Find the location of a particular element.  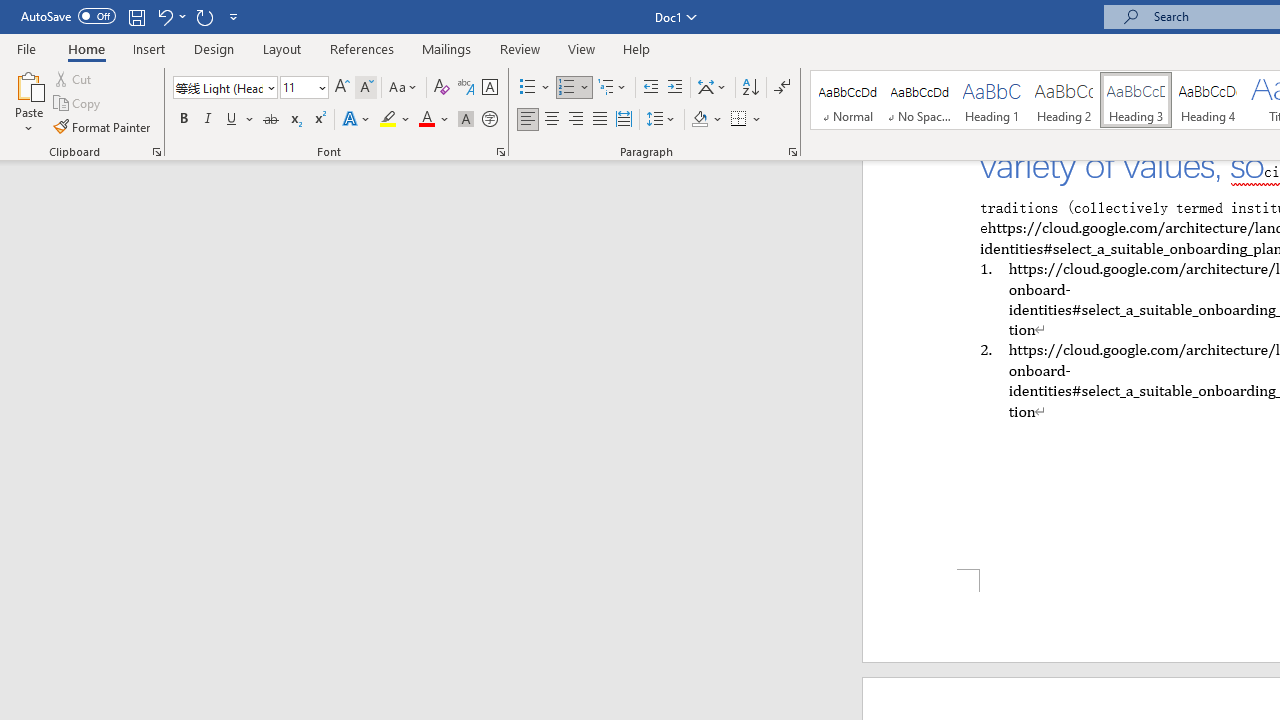

'Subscript' is located at coordinates (294, 119).